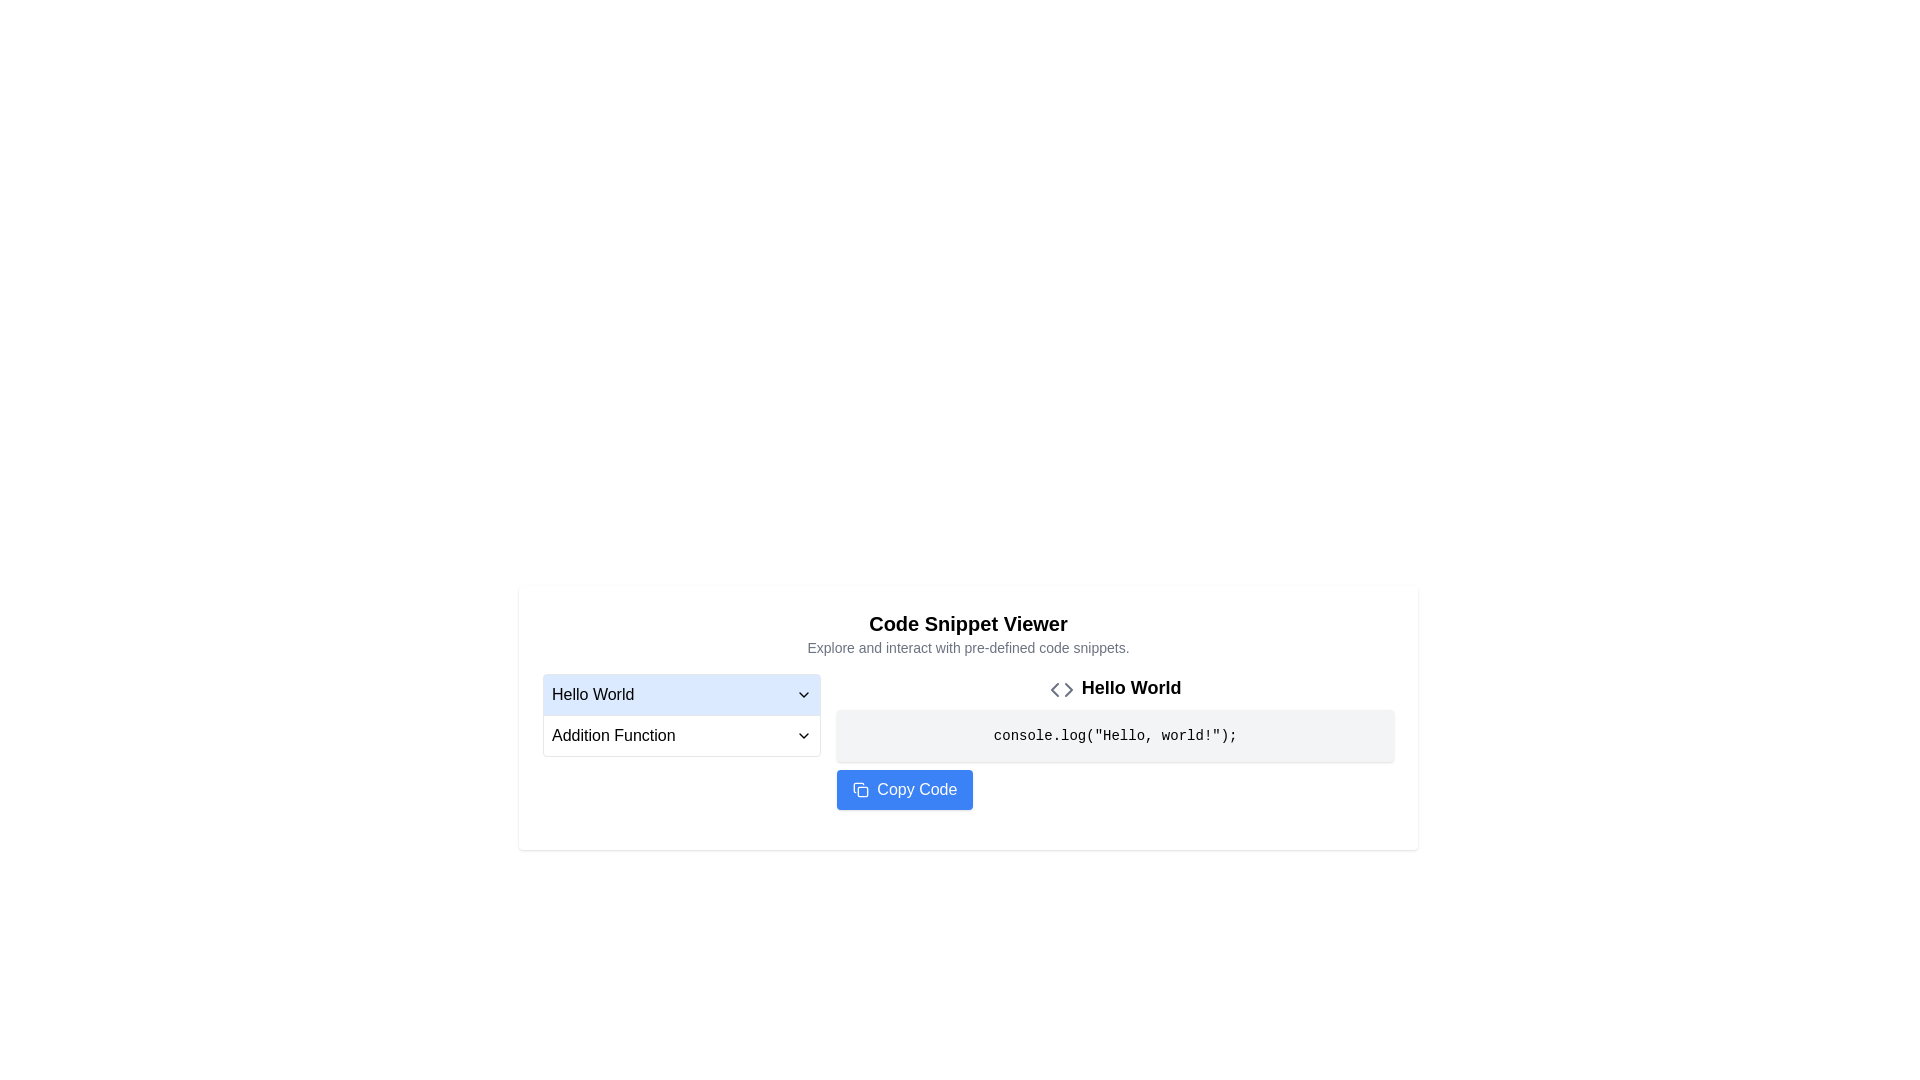 Image resolution: width=1920 pixels, height=1080 pixels. I want to click on the 'Copy Code' button located at the bottom-right of the interface, so click(904, 789).